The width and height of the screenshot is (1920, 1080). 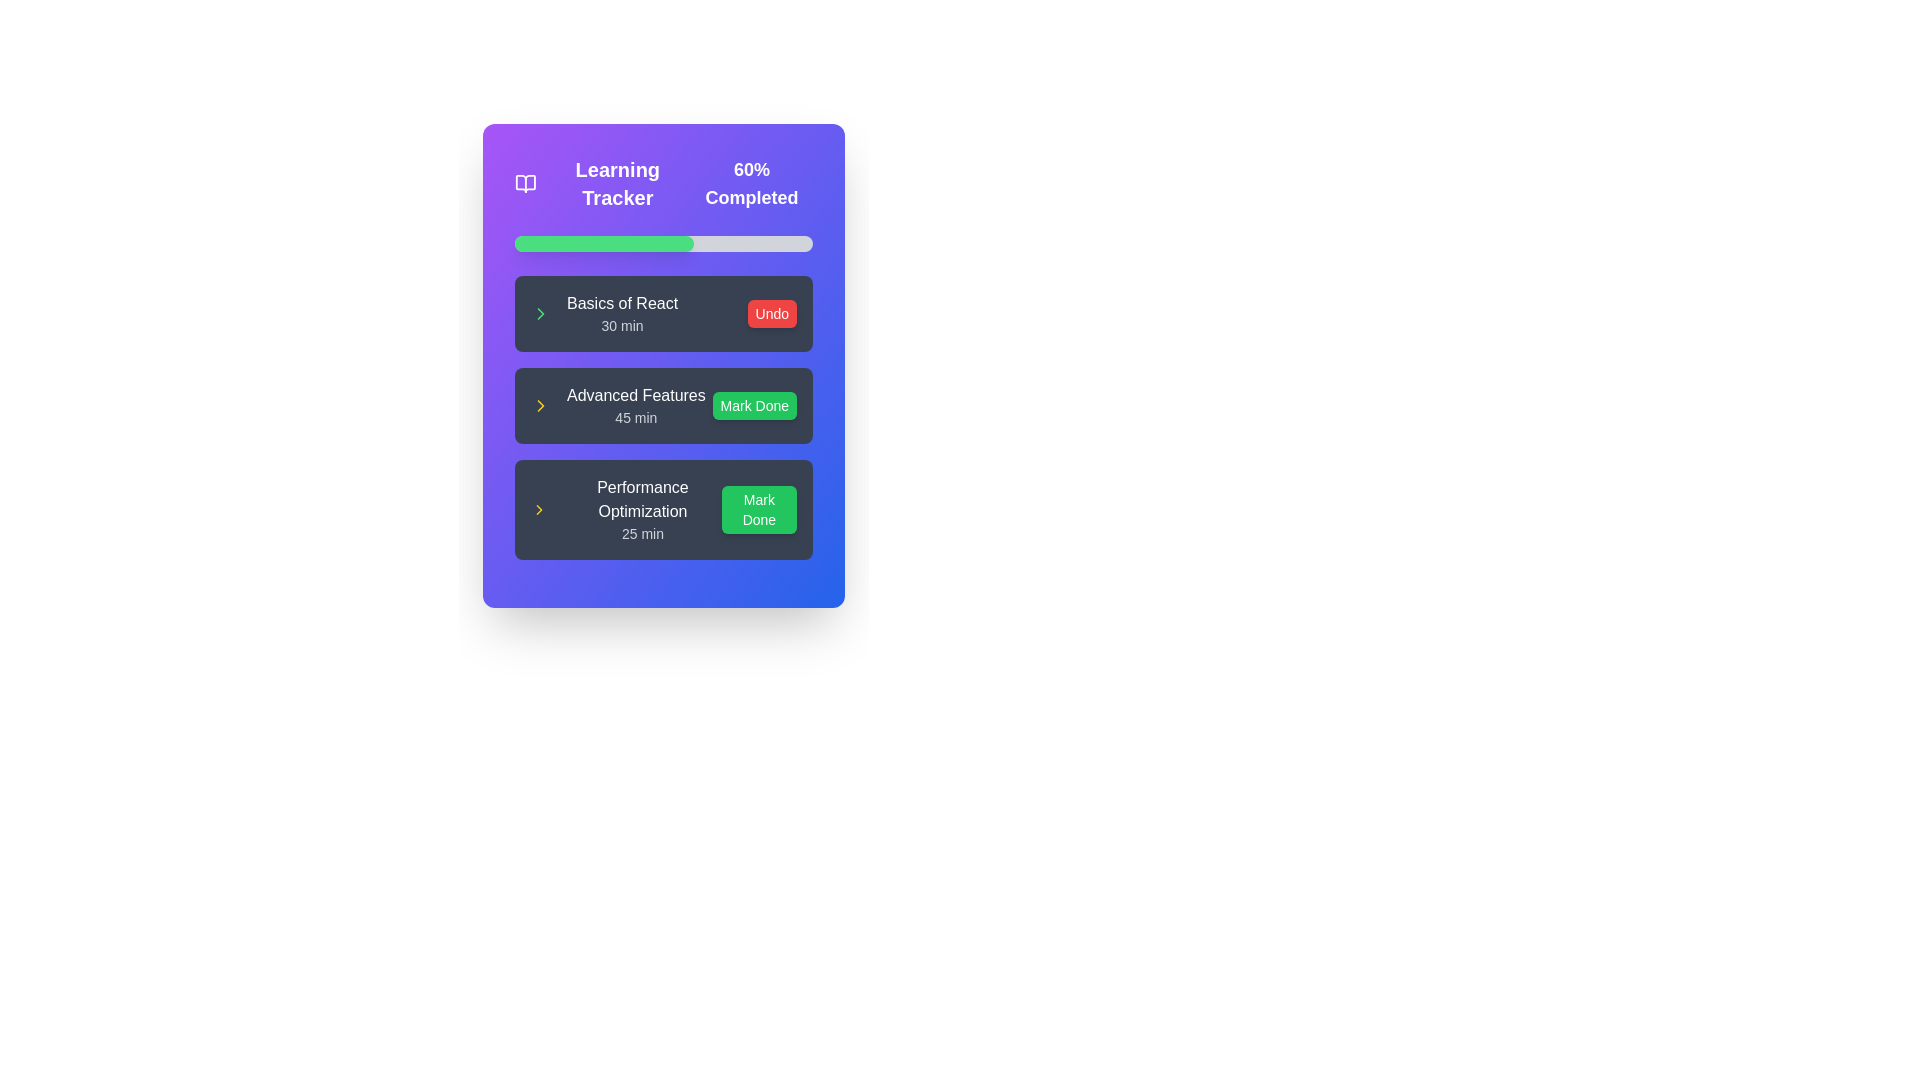 What do you see at coordinates (643, 532) in the screenshot?
I see `the static text label displaying '25 min' that is part of the 'Performance Optimization' row, located directly below the 'Performance Optimization' heading and adjacent to the 'Mark Done' button` at bounding box center [643, 532].